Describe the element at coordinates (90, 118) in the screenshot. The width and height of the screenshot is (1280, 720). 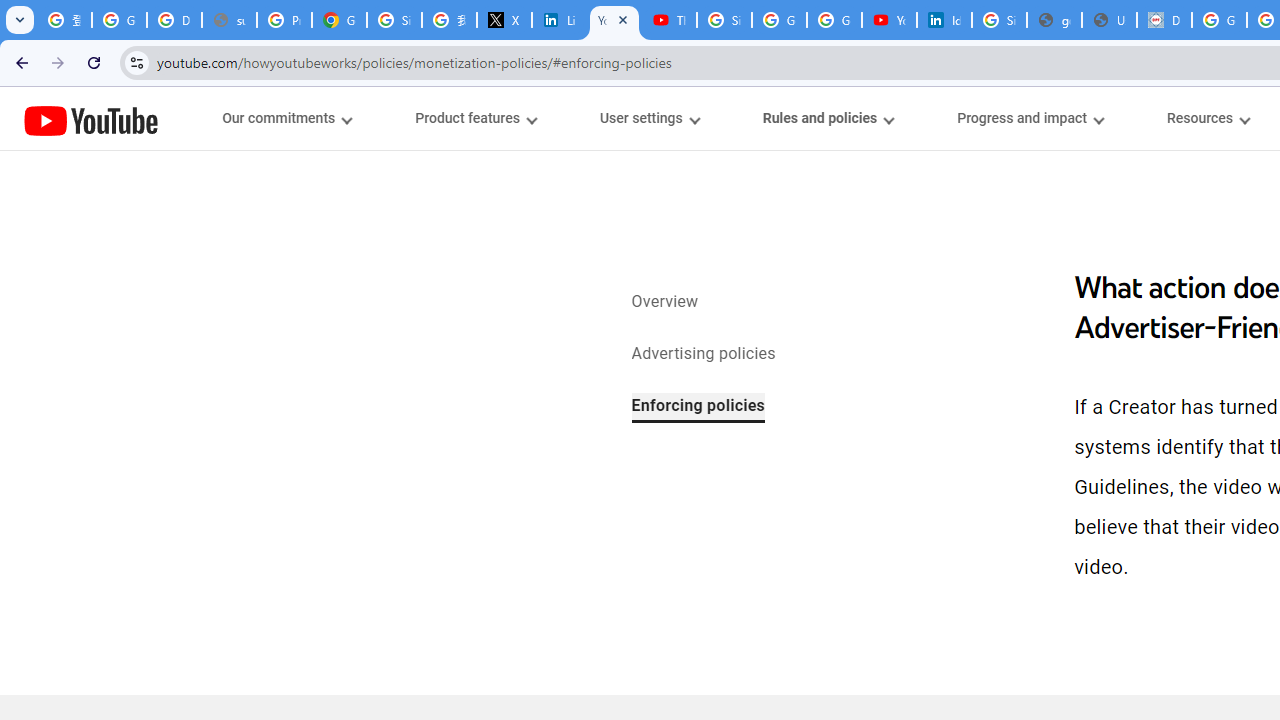
I see `'How YouTube Works'` at that location.